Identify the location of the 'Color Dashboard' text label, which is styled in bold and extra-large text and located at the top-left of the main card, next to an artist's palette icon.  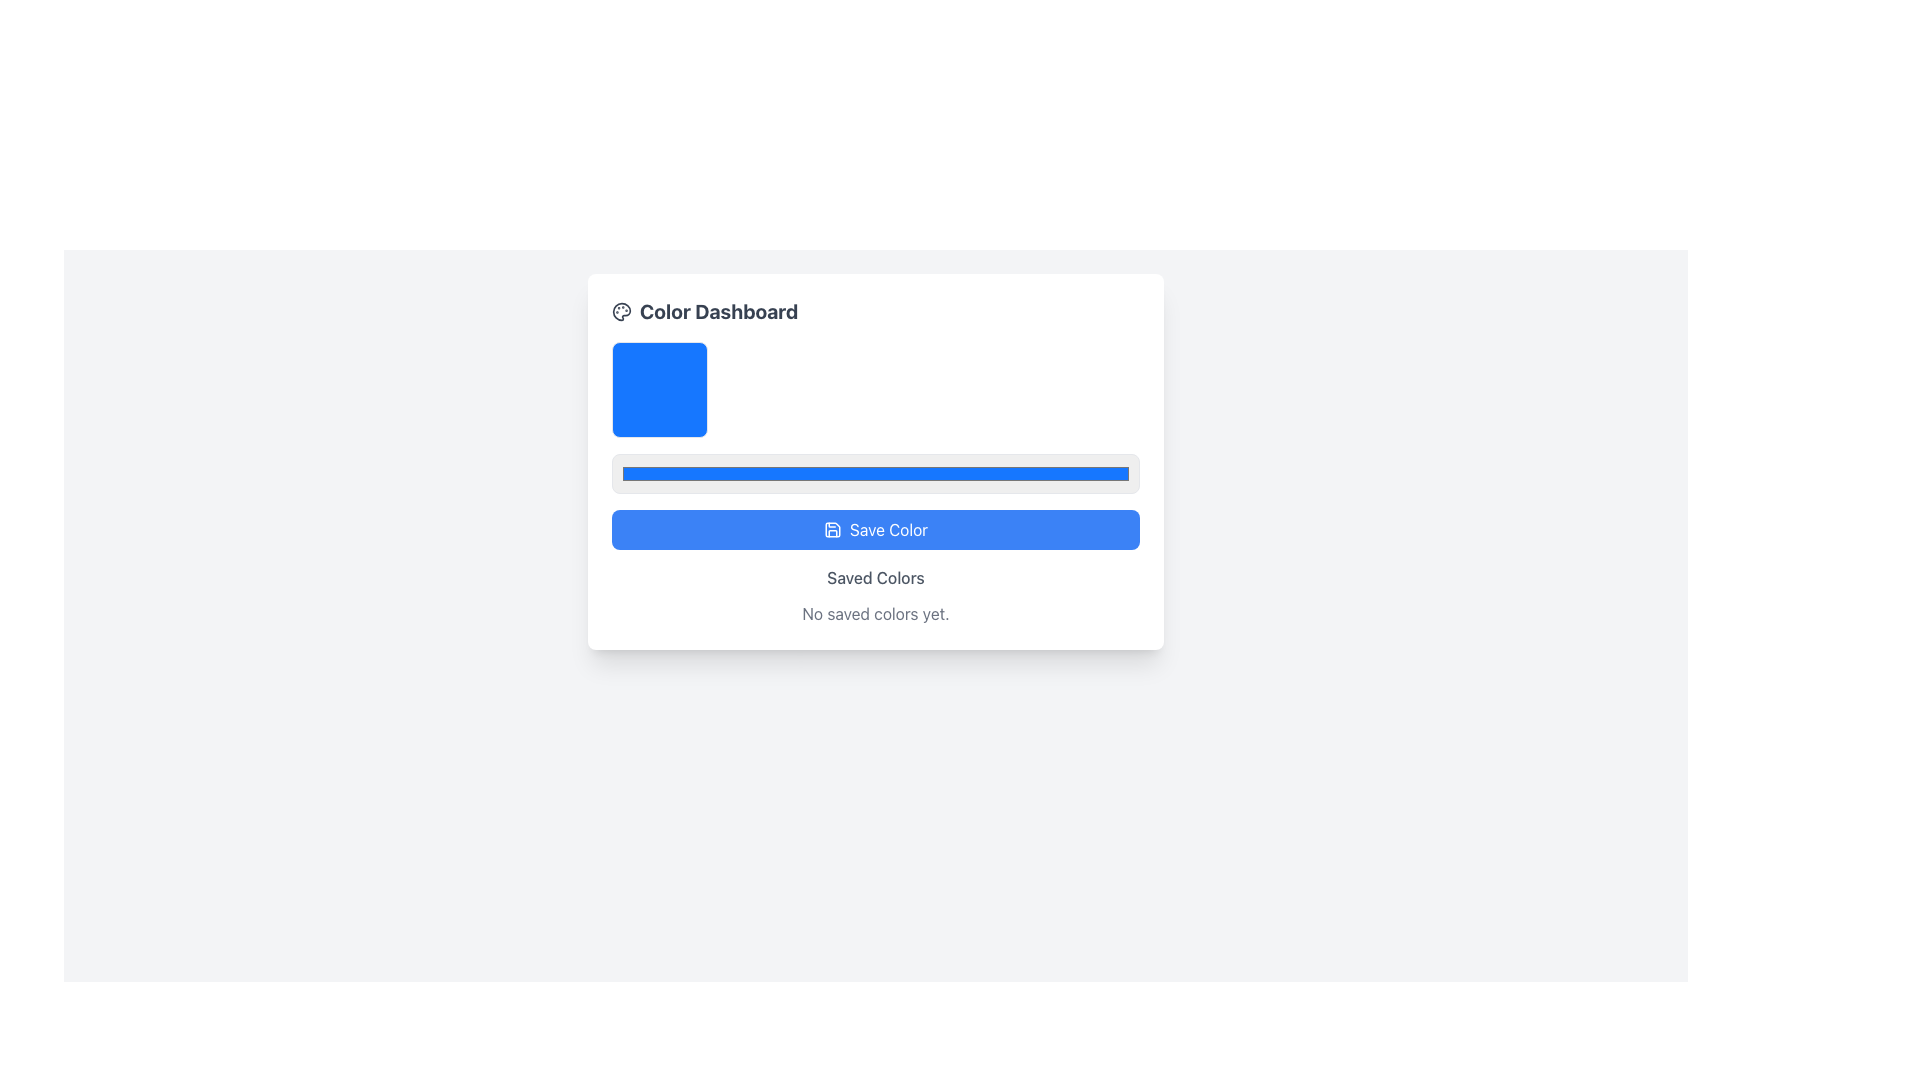
(705, 312).